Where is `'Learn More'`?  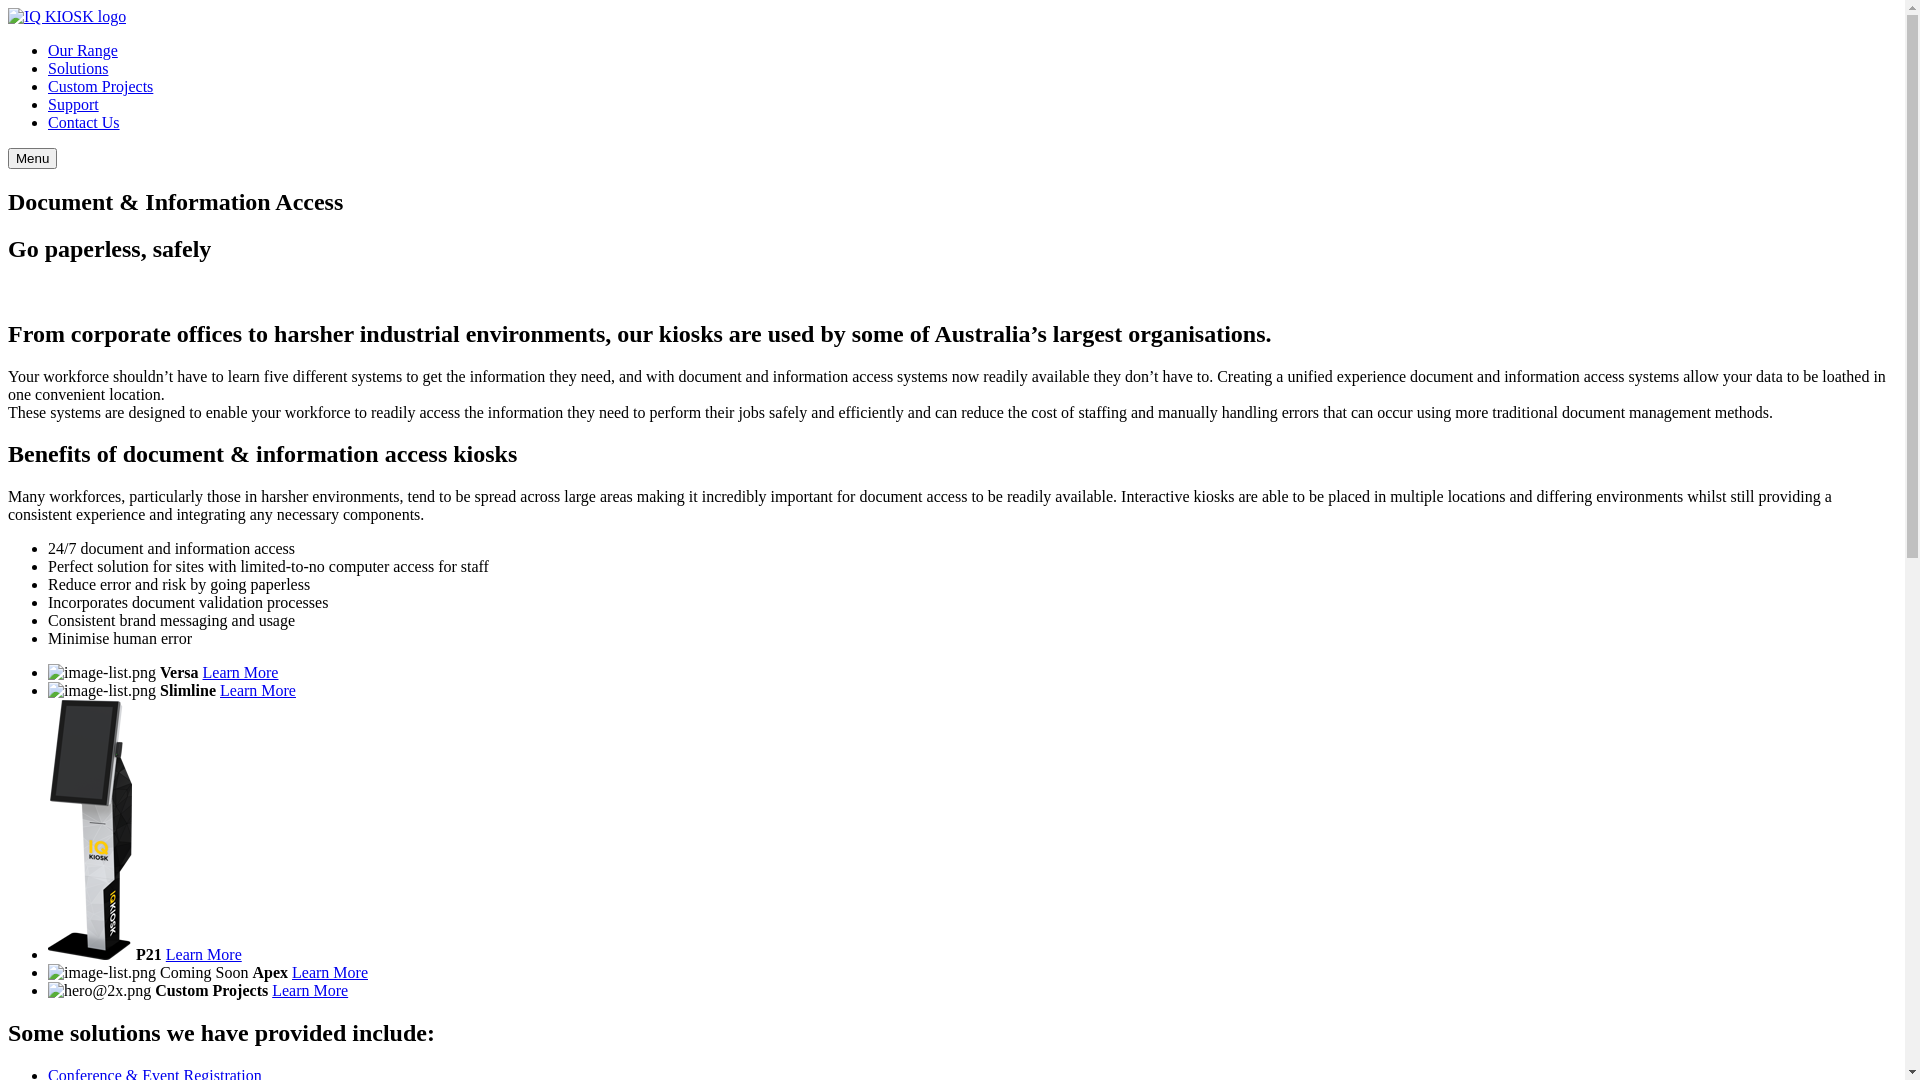
'Learn More' is located at coordinates (240, 672).